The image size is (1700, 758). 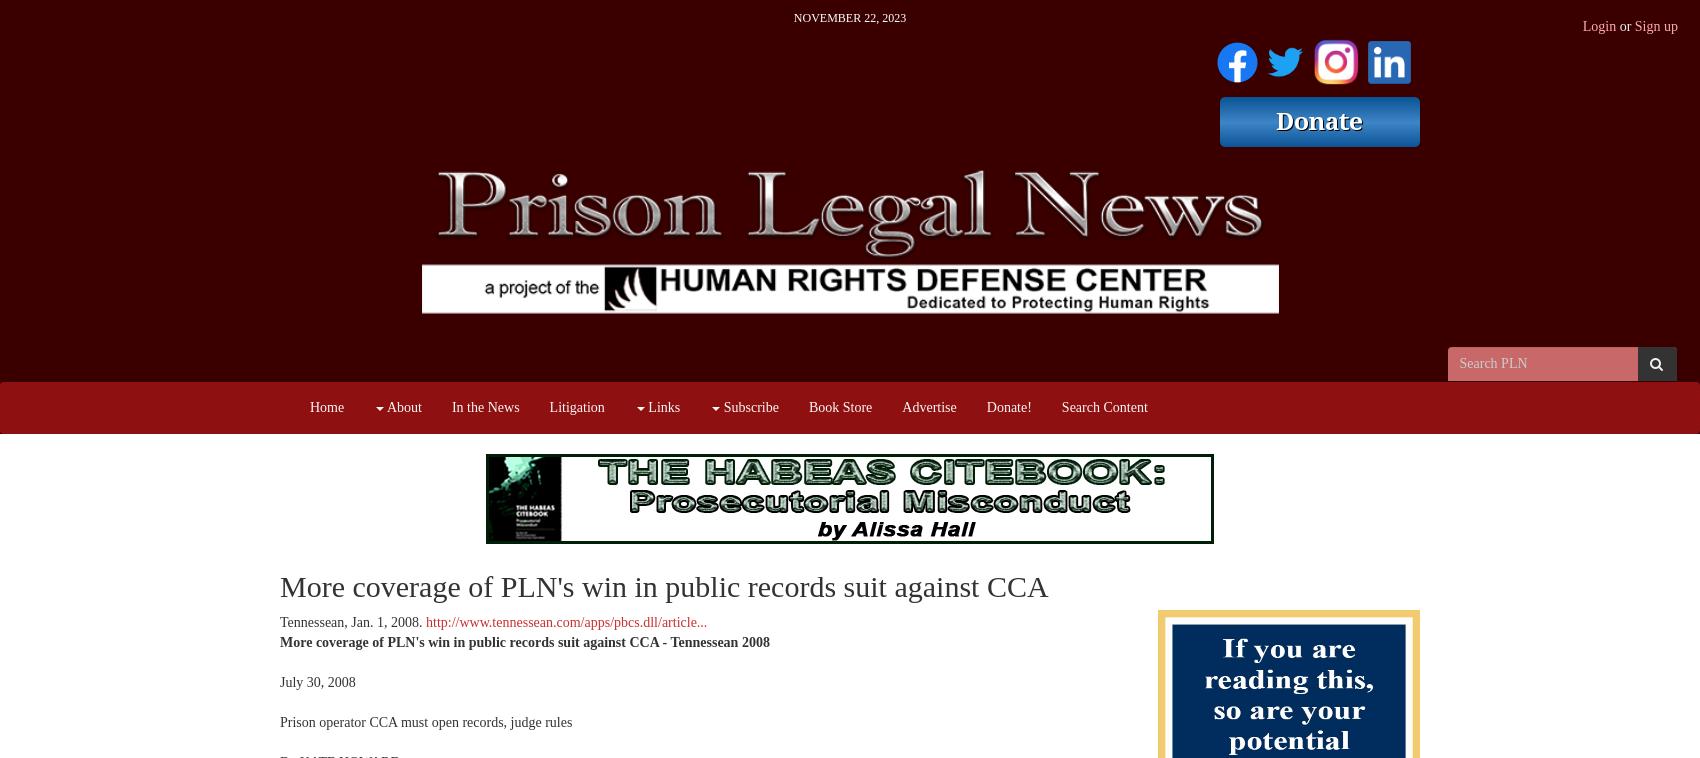 What do you see at coordinates (565, 622) in the screenshot?
I see `'http://www.tennessean.com/apps/pbcs.dll/article...'` at bounding box center [565, 622].